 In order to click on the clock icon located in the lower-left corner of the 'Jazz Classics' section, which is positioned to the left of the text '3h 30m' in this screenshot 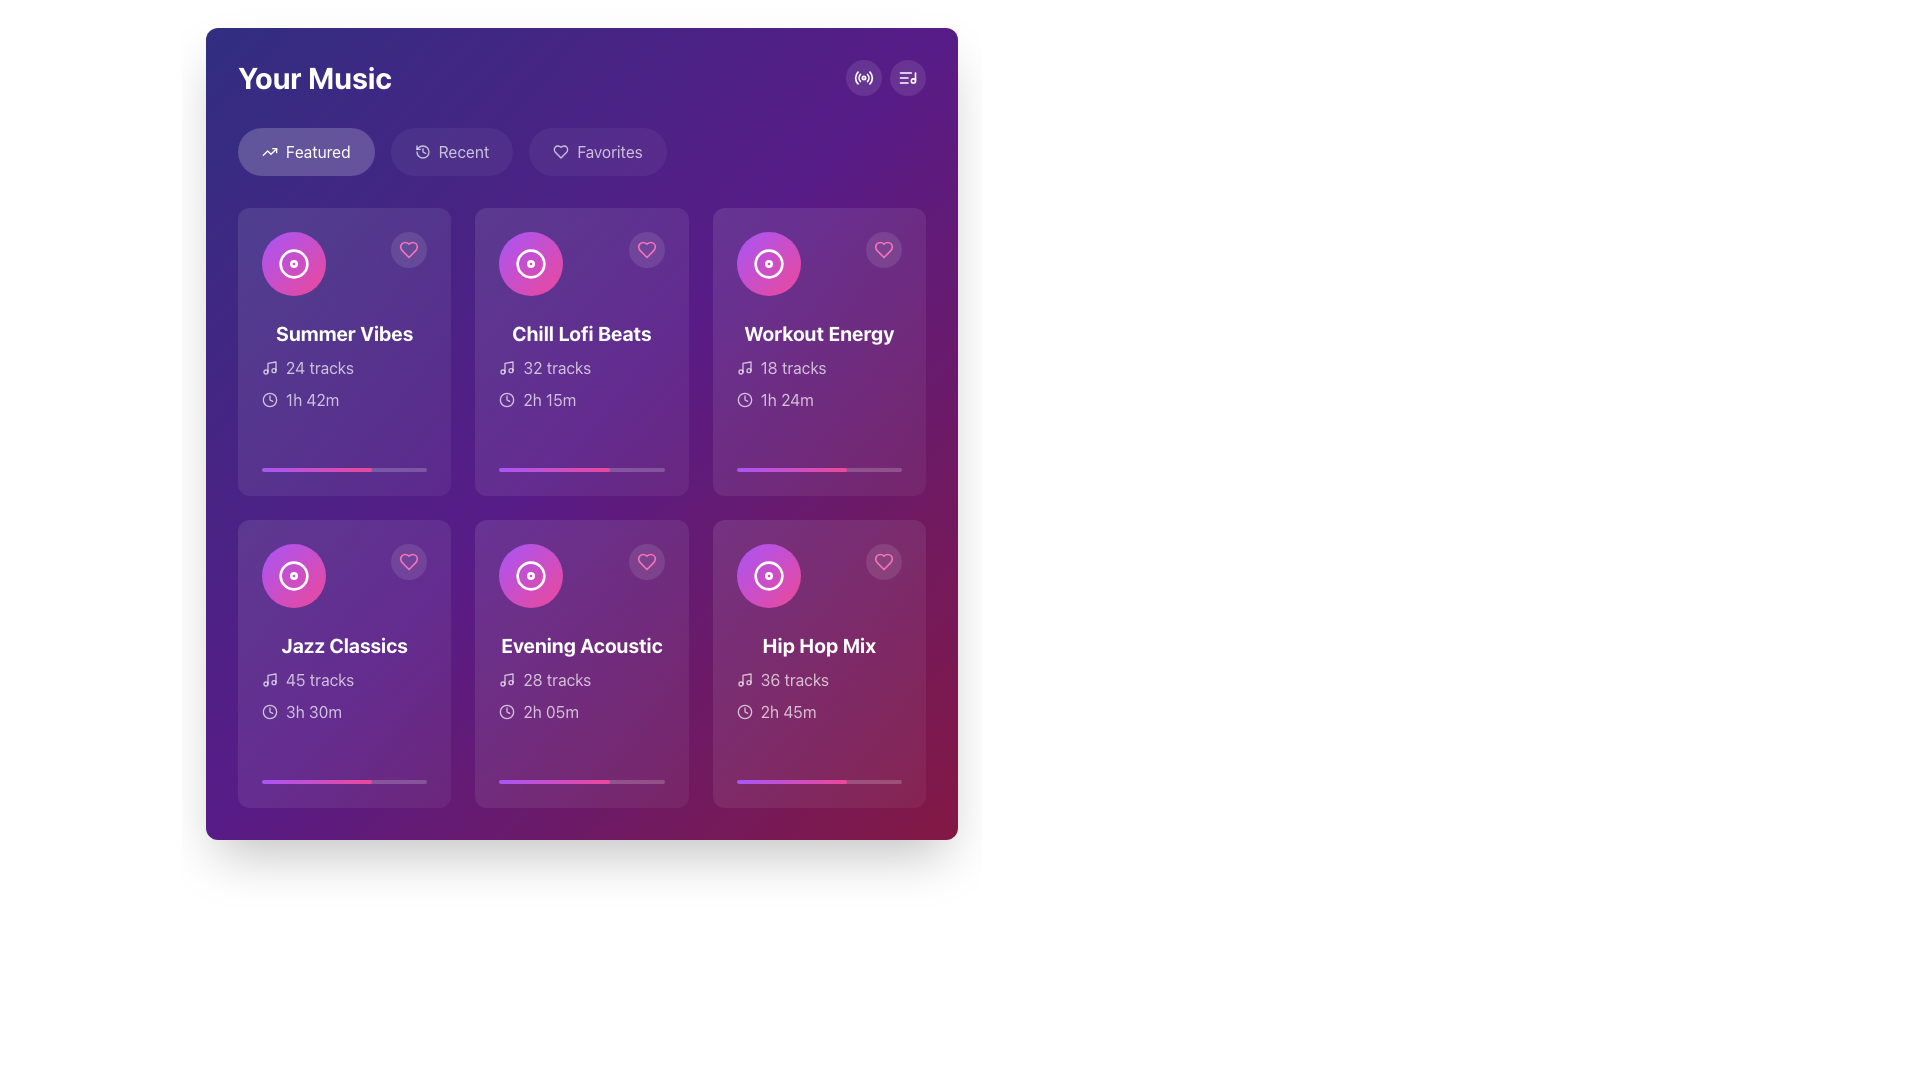, I will do `click(268, 711)`.